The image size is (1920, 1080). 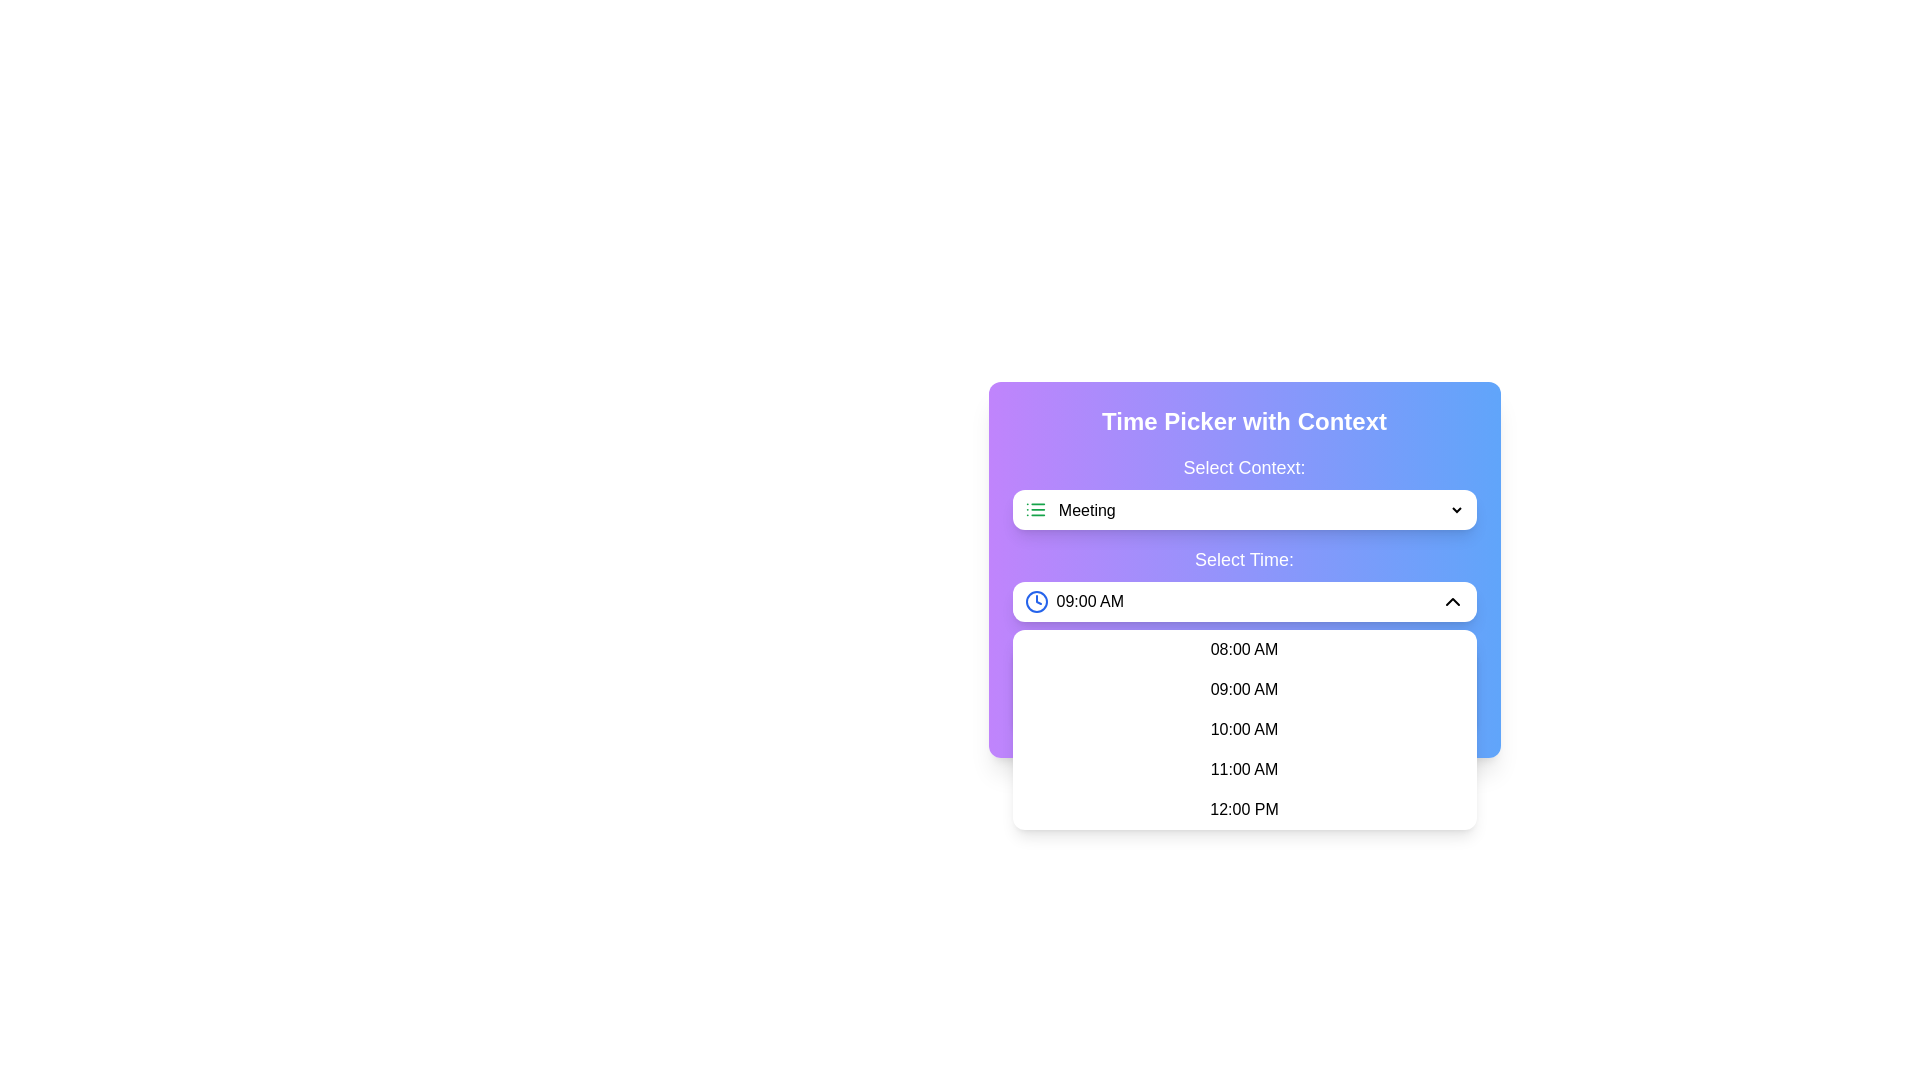 What do you see at coordinates (1243, 703) in the screenshot?
I see `displayed time from the text label showing 'Selected Time: 09:00 AM', which is styled in bold dark gray font` at bounding box center [1243, 703].